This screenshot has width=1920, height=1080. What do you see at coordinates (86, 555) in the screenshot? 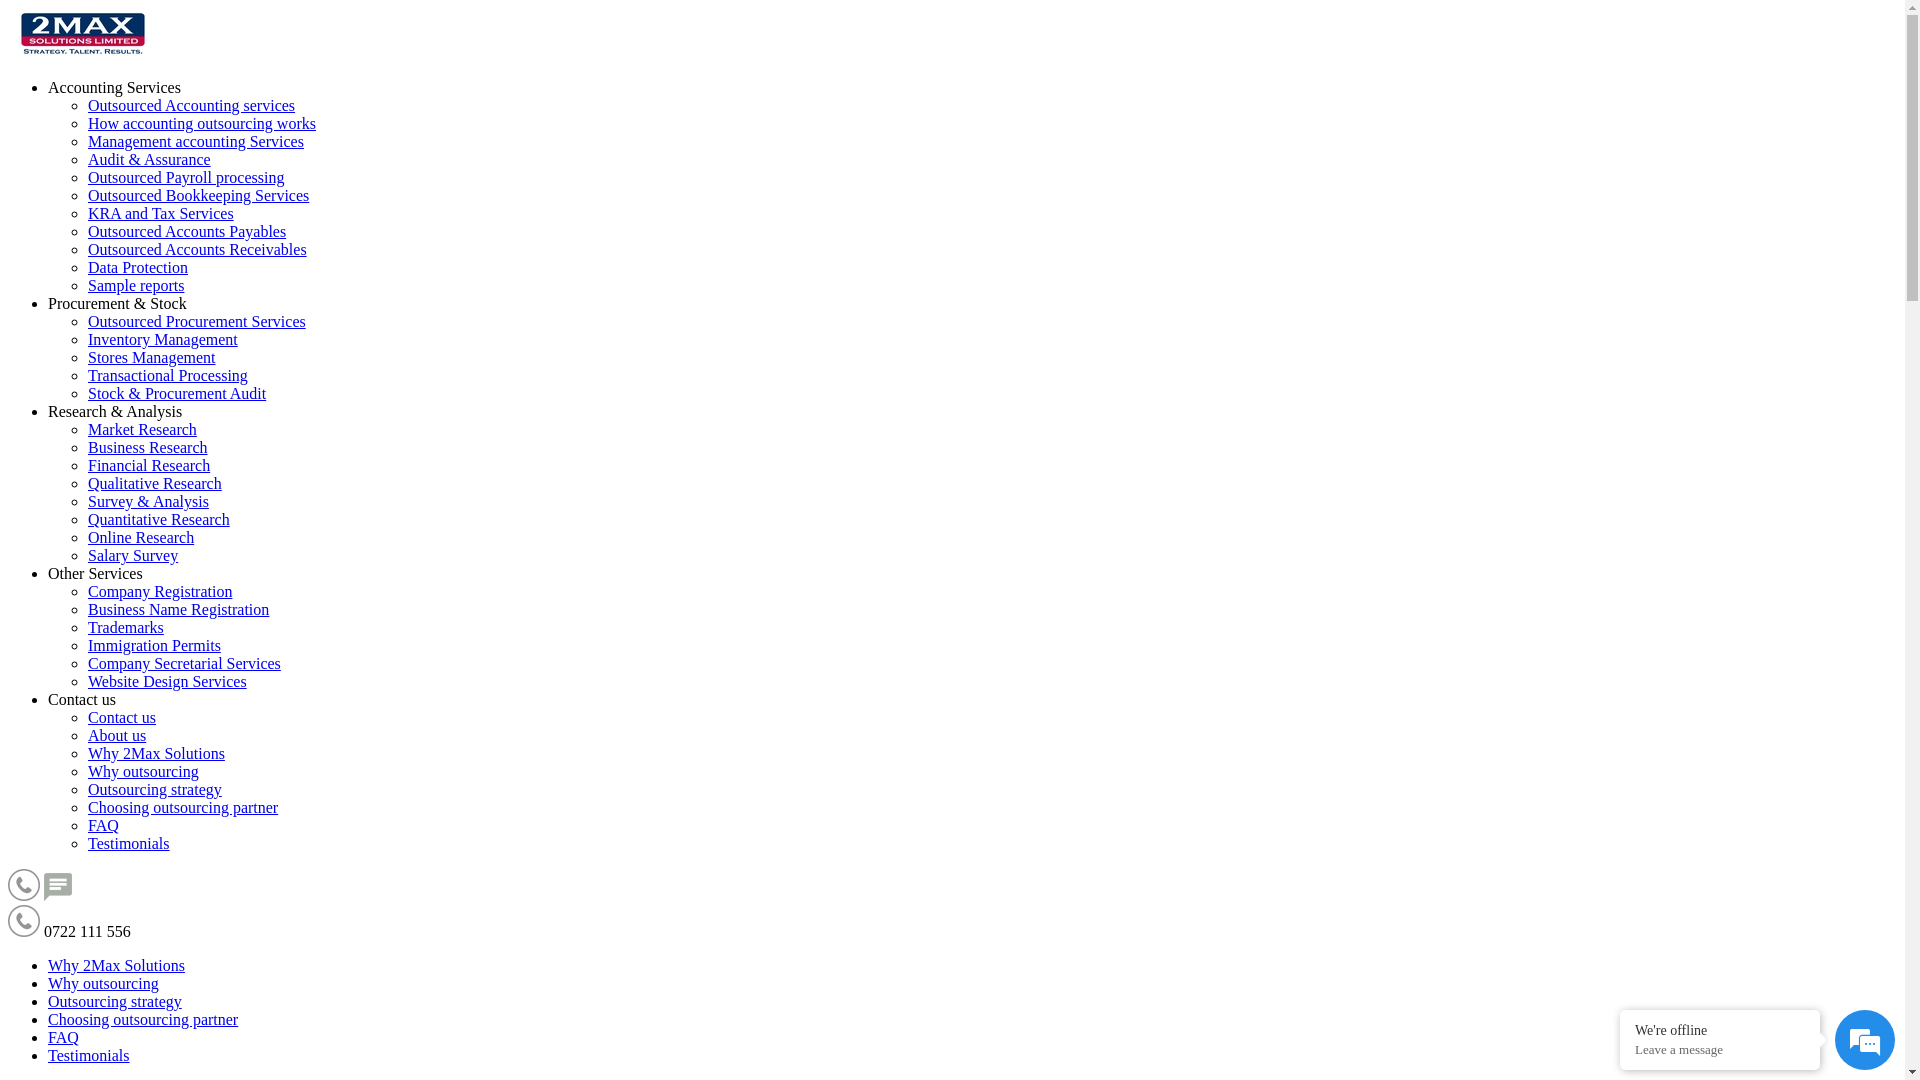
I see `'Salary Survey'` at bounding box center [86, 555].